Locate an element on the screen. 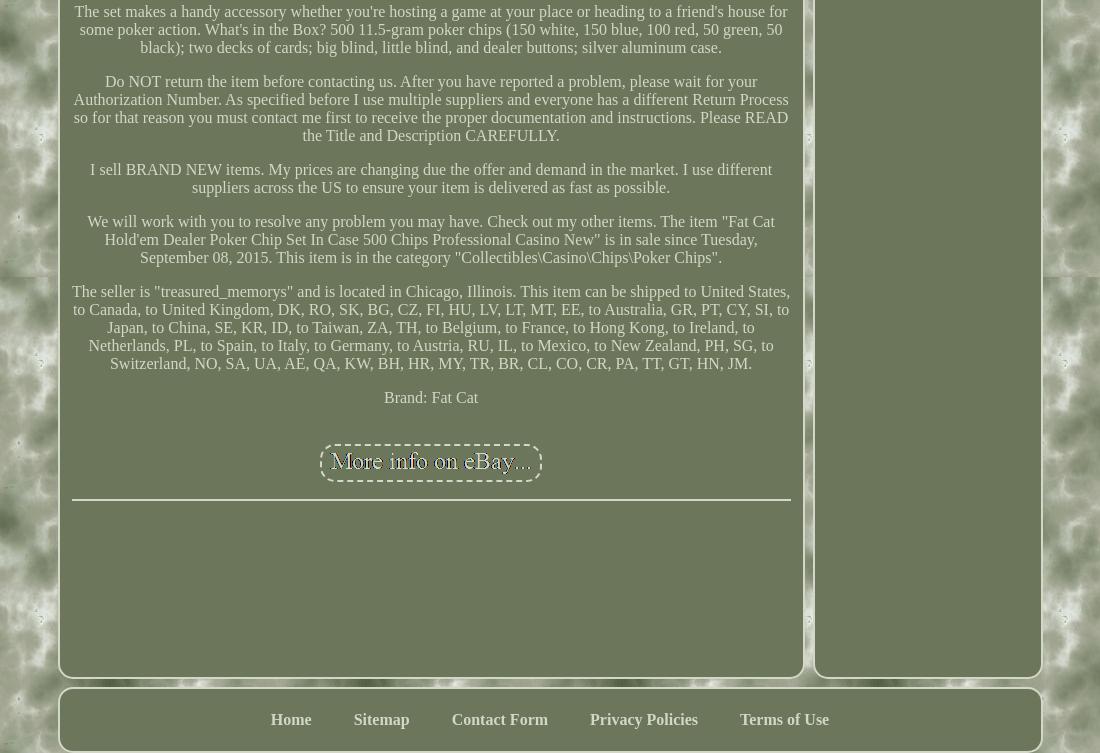  'Sitemap' is located at coordinates (381, 717).